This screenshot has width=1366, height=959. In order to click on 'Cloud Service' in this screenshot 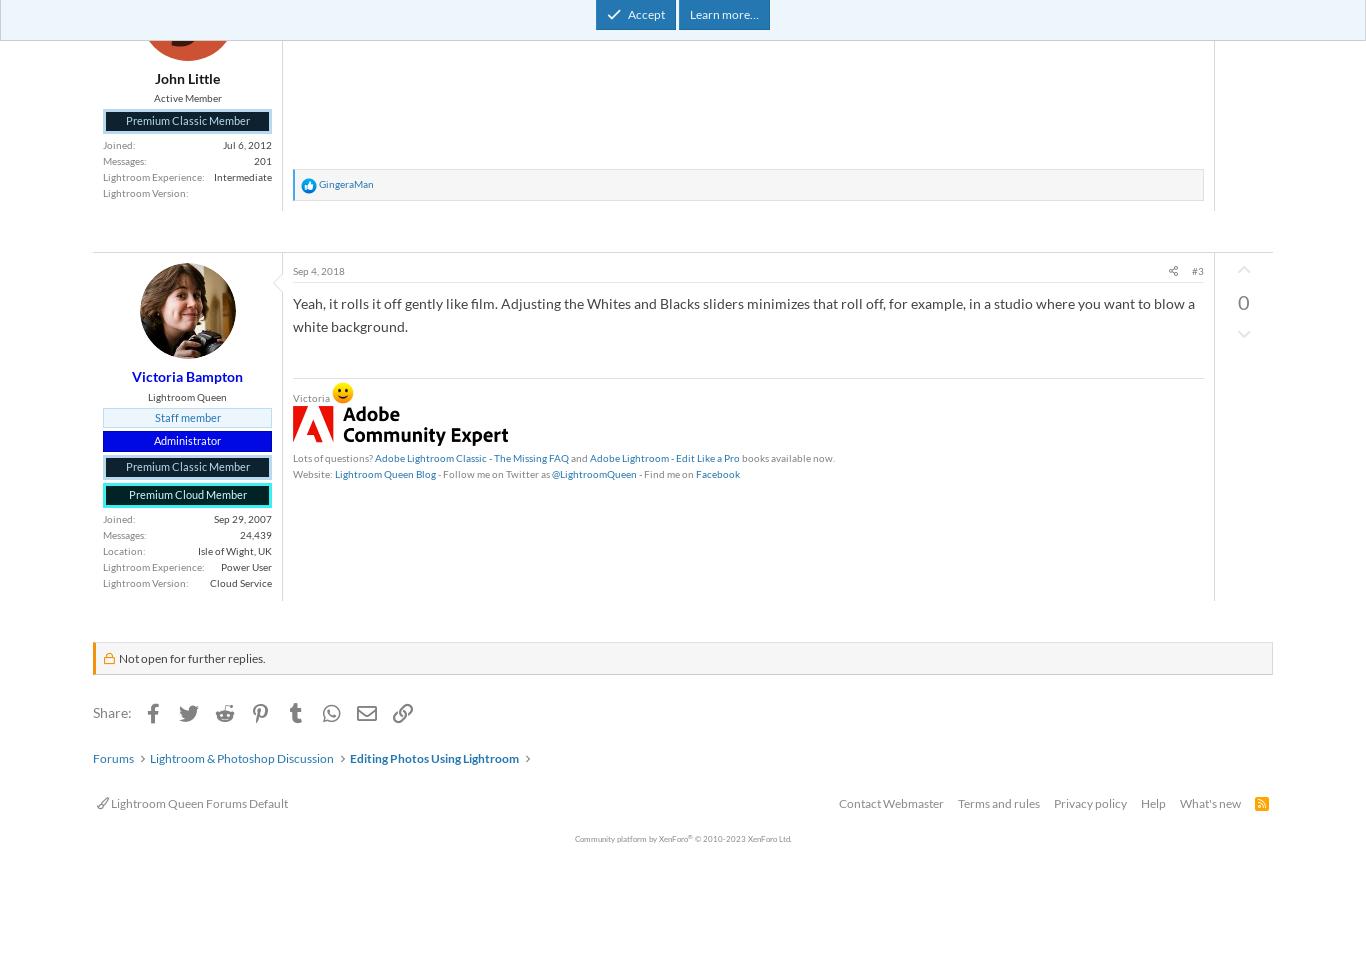, I will do `click(240, 581)`.